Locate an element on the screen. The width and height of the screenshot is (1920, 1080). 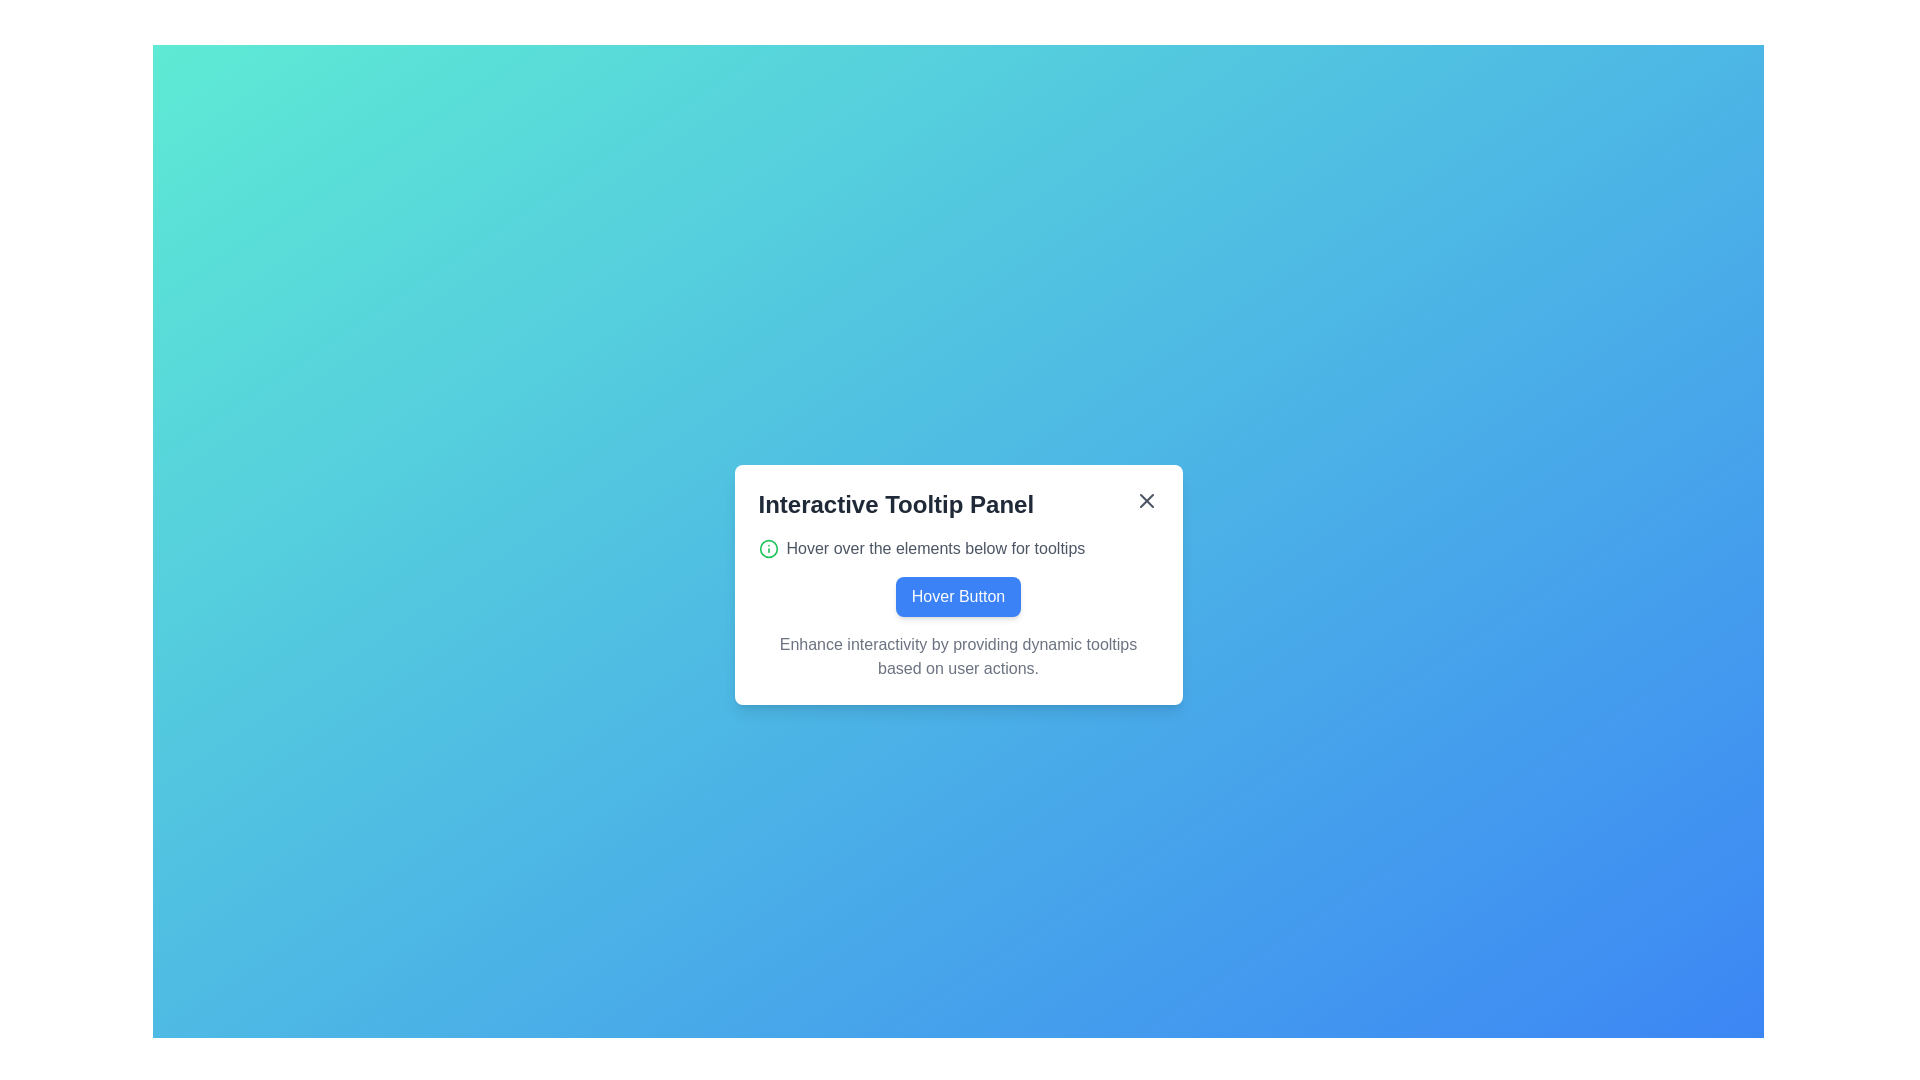
the 'Hover Button' which is a rectangular button with rounded corners, a blue background, and white bold sans-serif text, located in the center of the panel under the title 'Interactive Tooltip Panel' is located at coordinates (957, 596).